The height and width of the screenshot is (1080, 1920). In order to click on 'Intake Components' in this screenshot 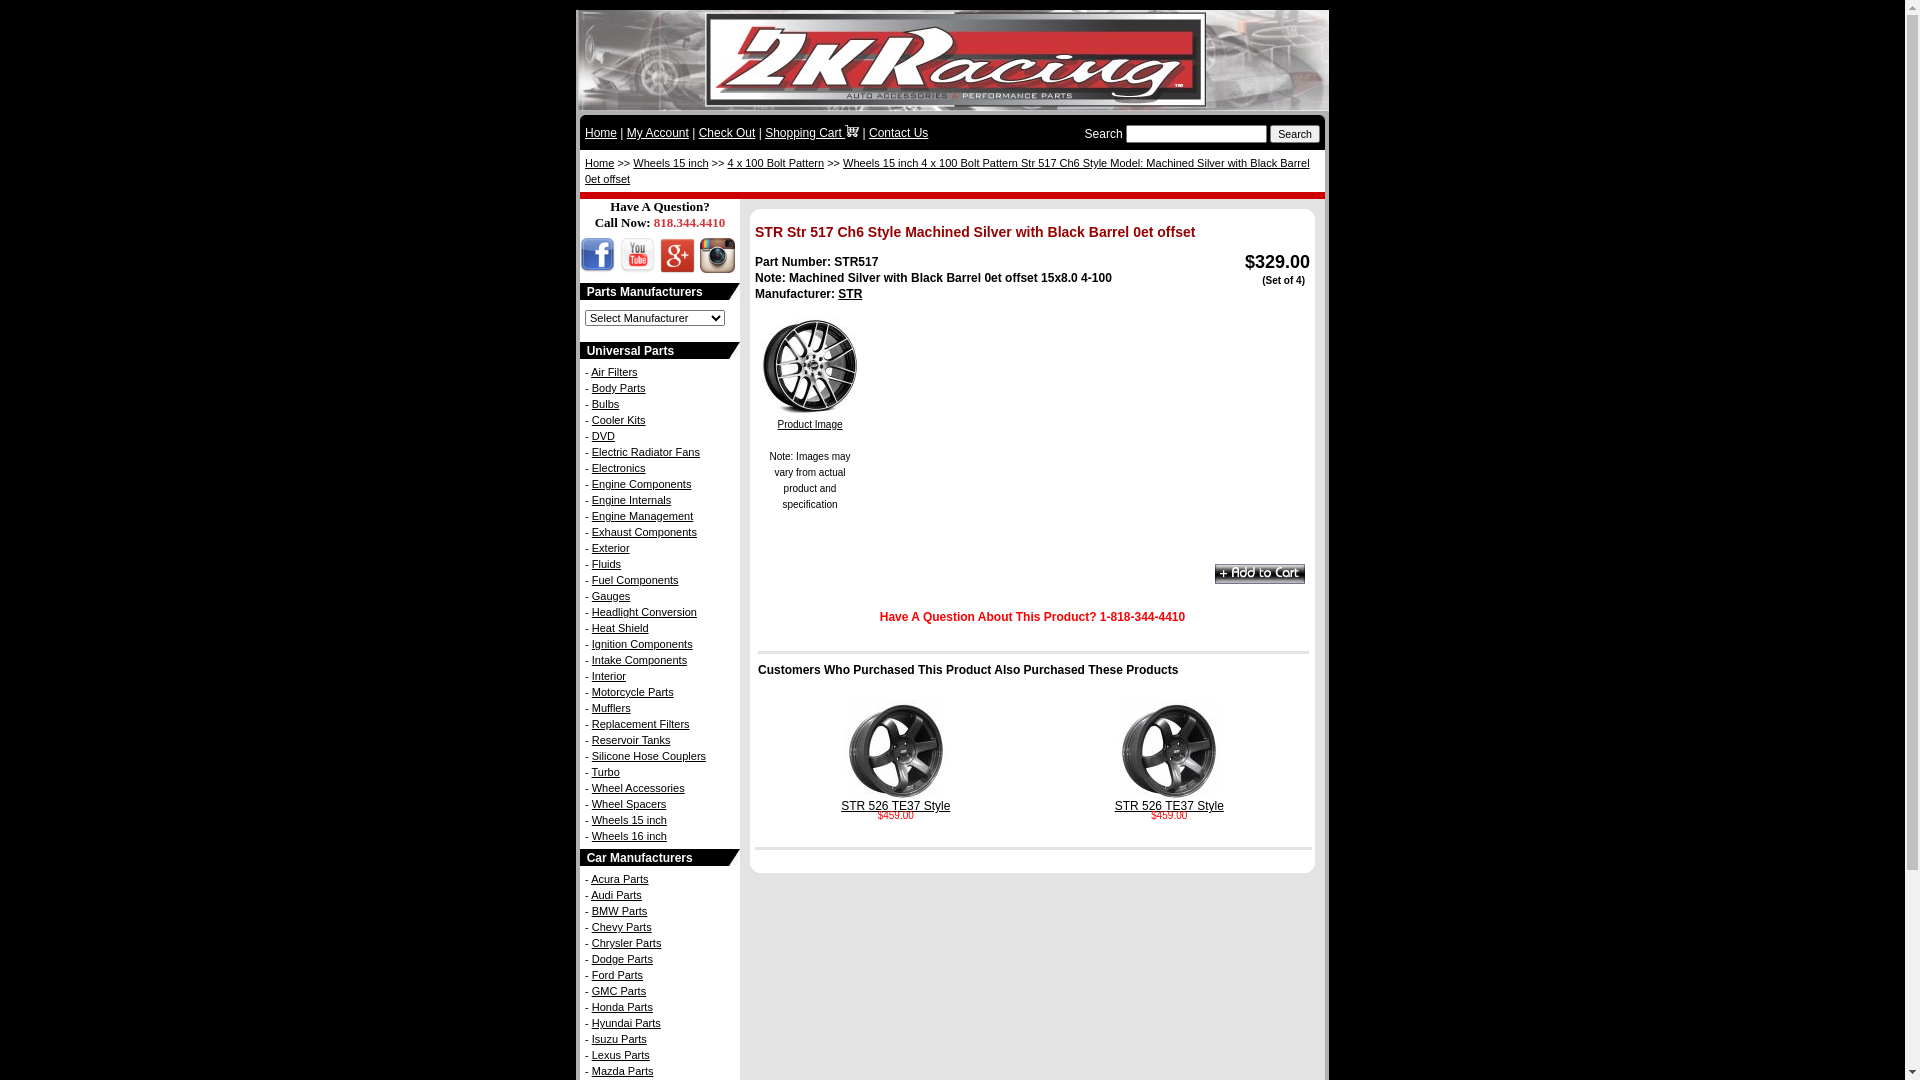, I will do `click(638, 659)`.